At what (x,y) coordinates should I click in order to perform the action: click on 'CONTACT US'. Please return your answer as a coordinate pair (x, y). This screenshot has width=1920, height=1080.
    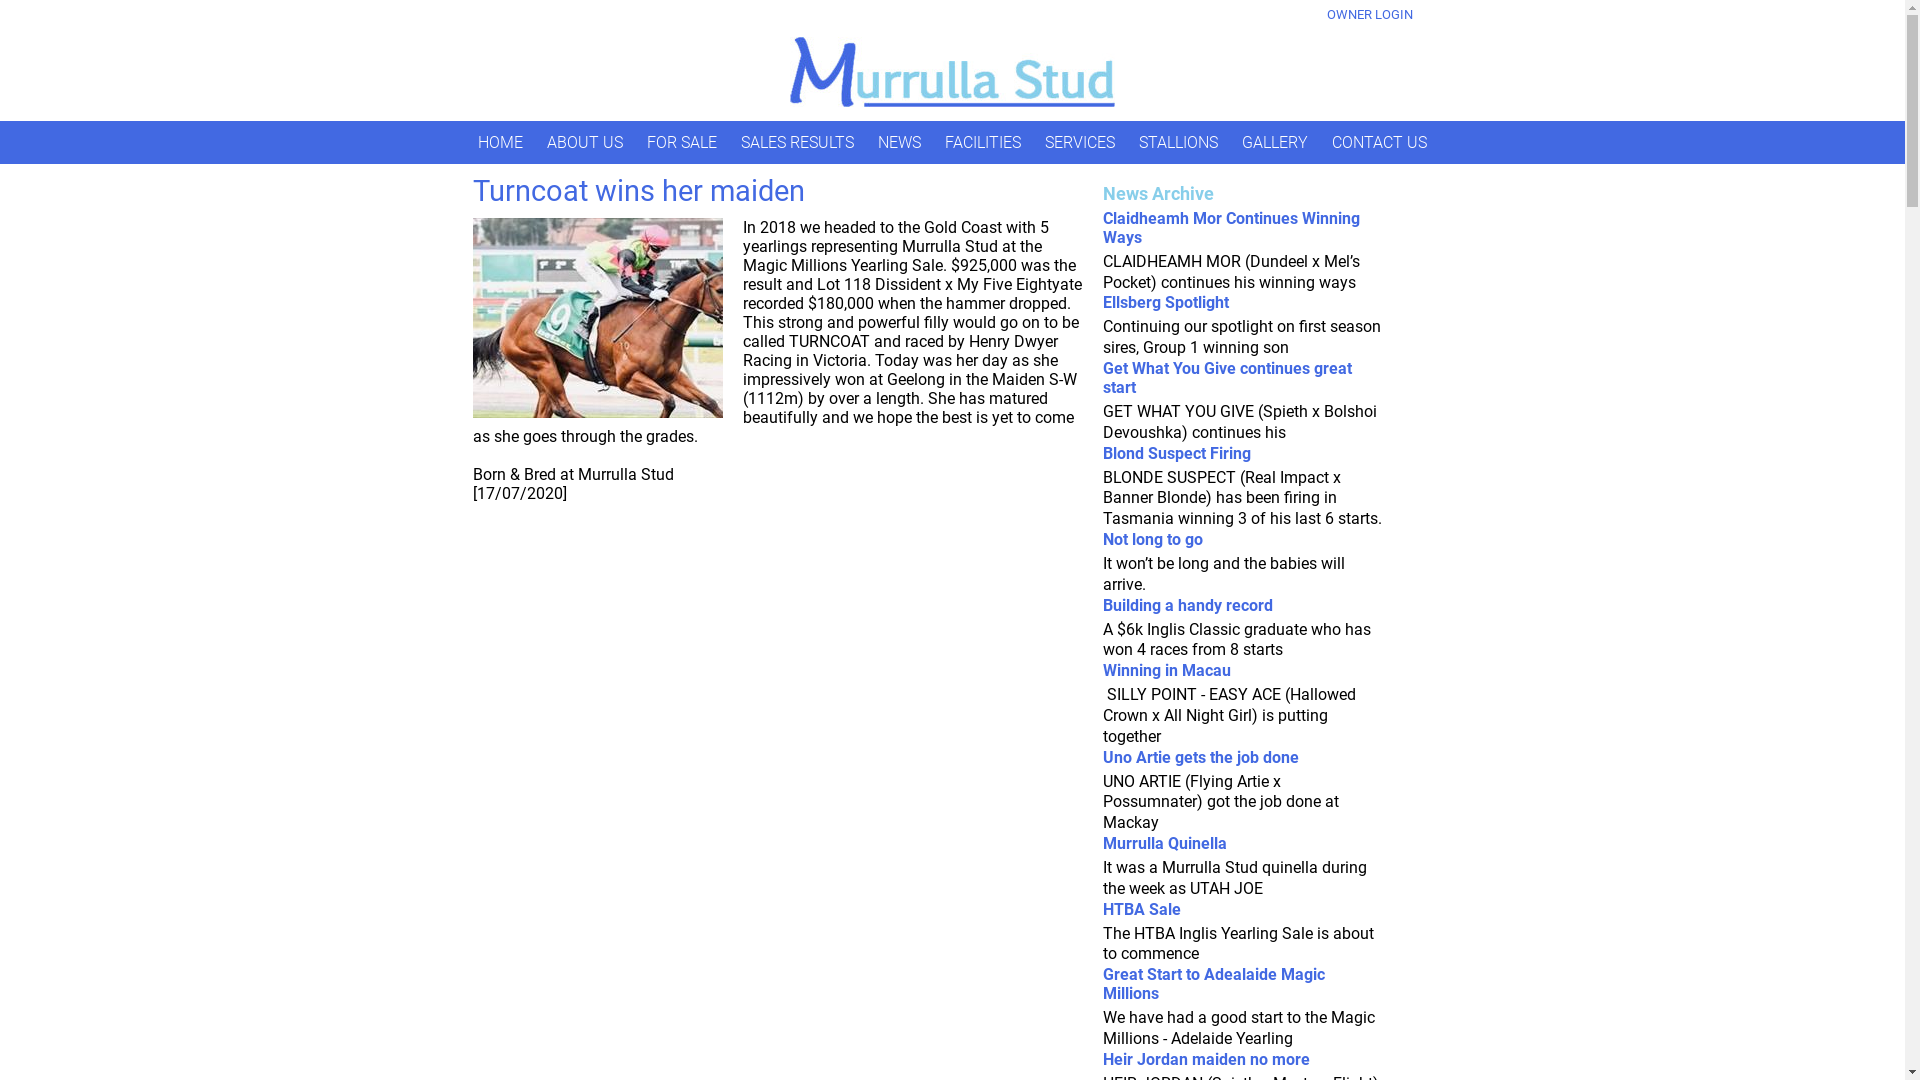
    Looking at the image, I should click on (1383, 141).